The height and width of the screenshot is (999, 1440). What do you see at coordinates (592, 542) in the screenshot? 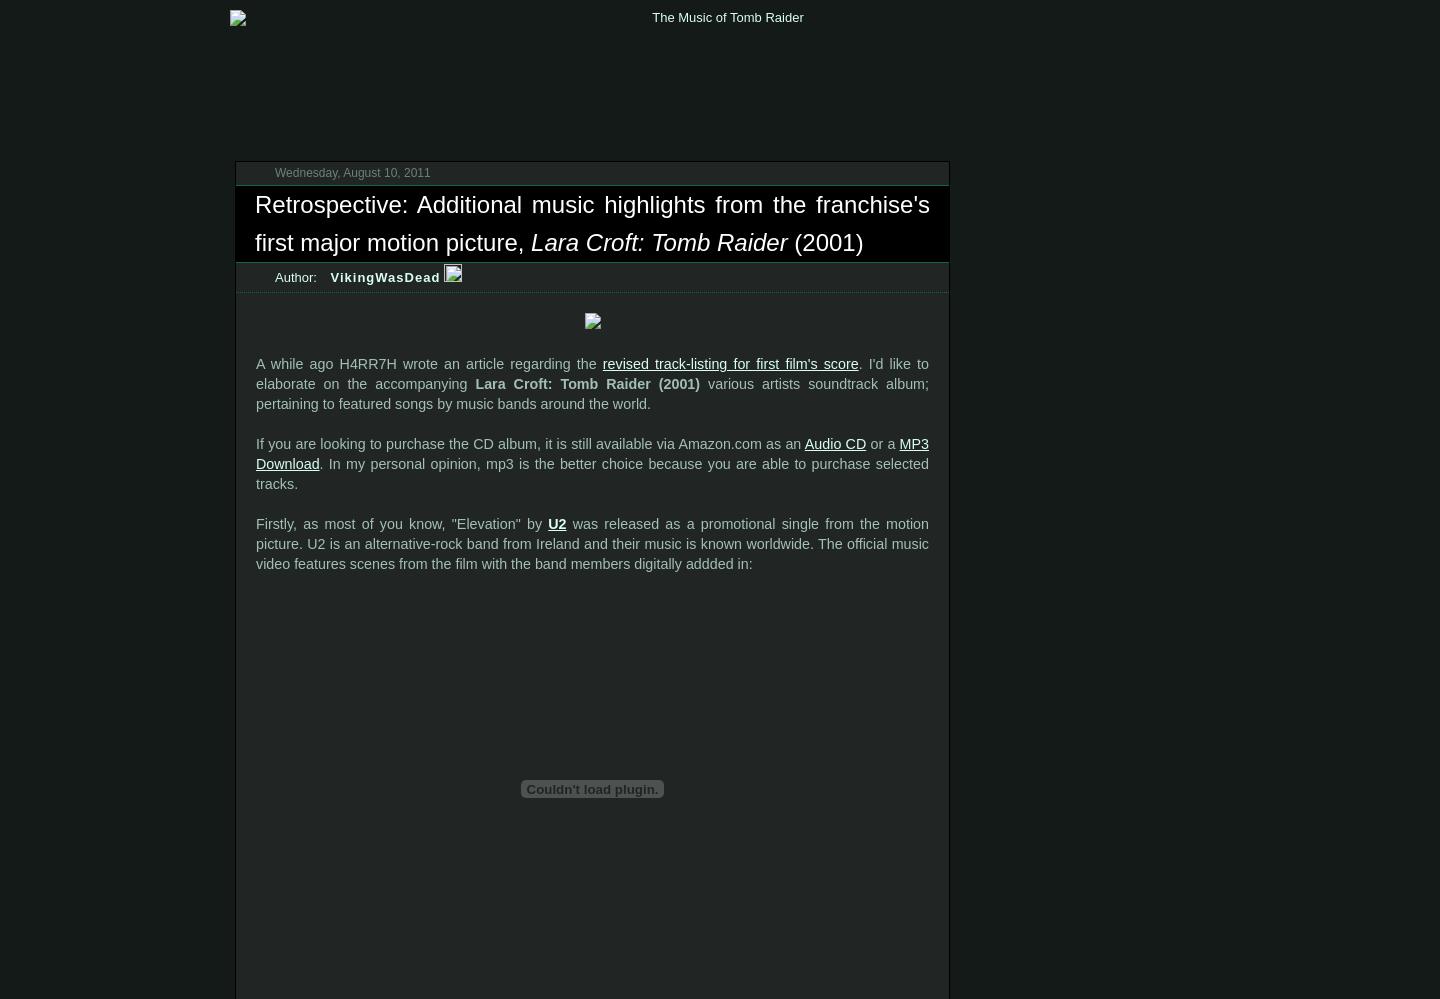
I see `'was released as a promotional single from the motion picture. U2 is an alternative-rock band from Ireland and their music is known worldwide. The official music video features scenes from the film with the band members digitally addded in:'` at bounding box center [592, 542].